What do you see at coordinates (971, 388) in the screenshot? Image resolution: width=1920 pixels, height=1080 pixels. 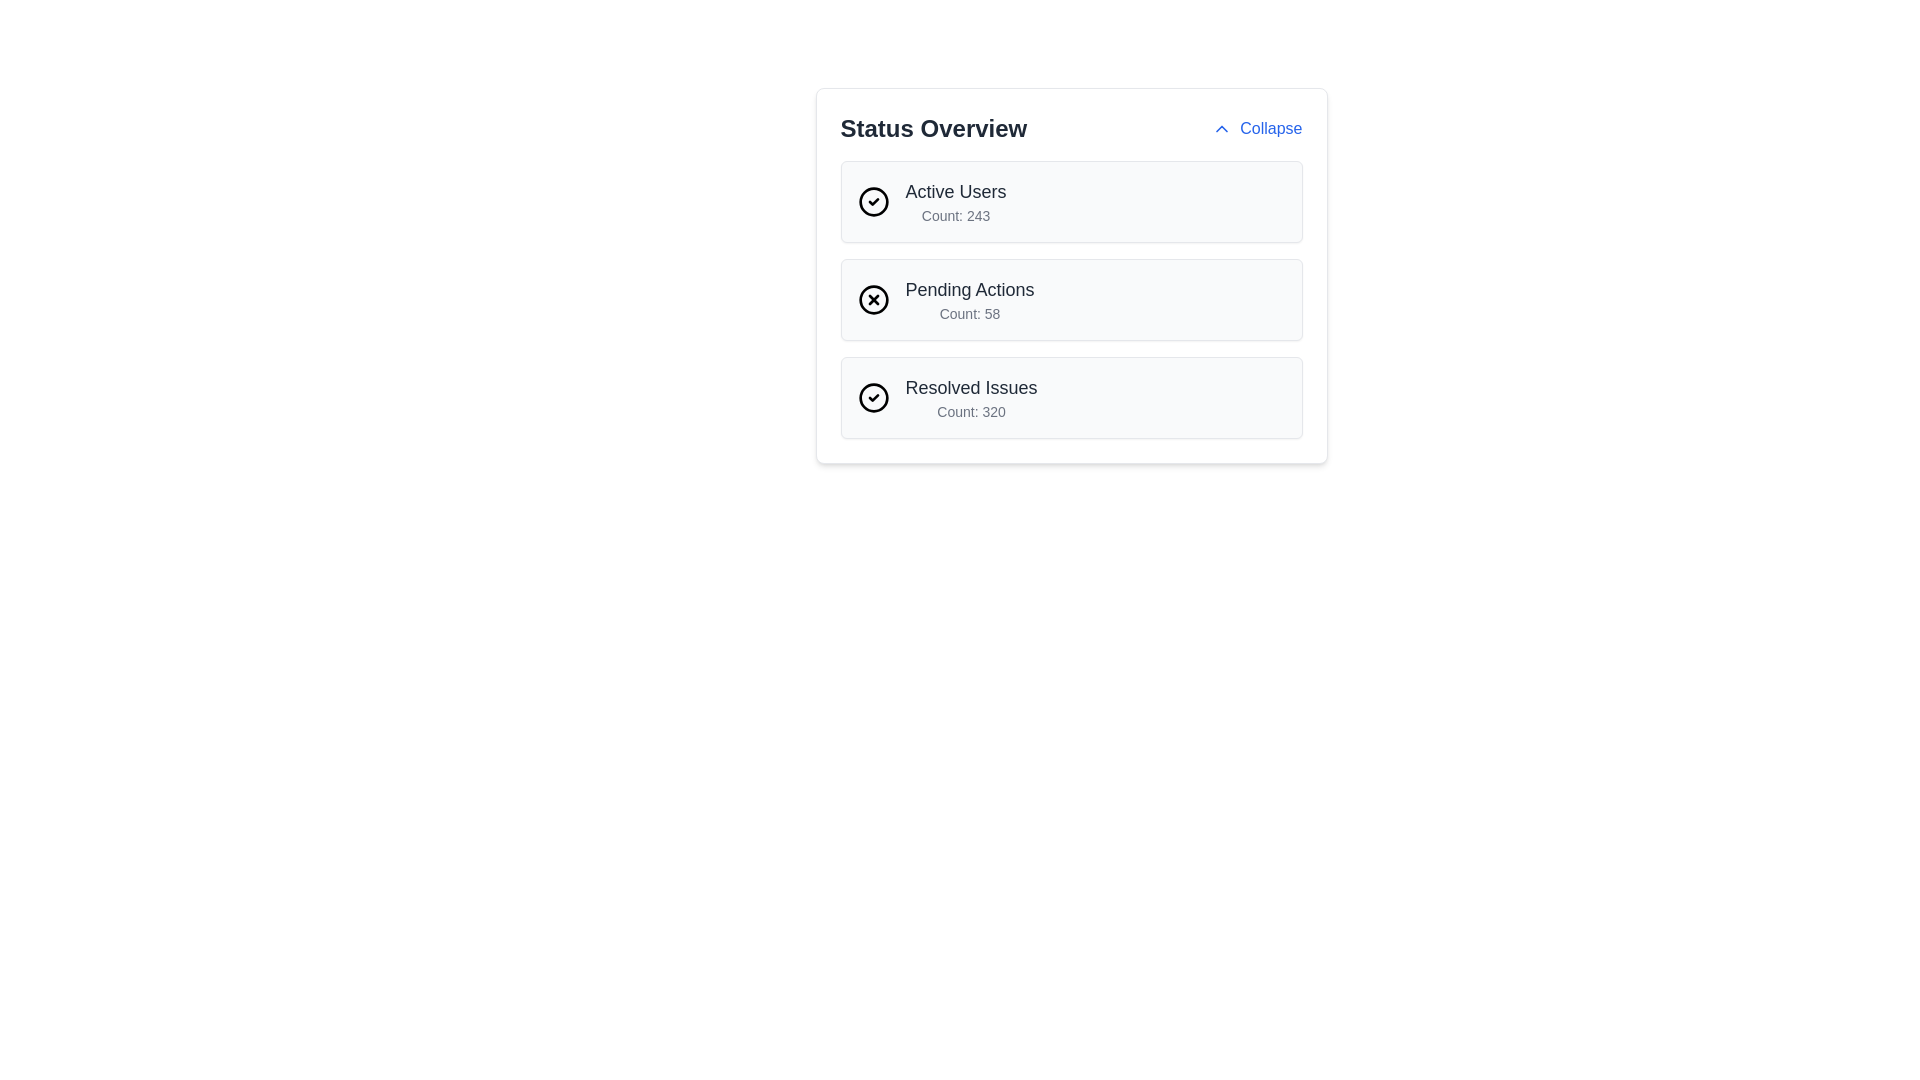 I see `the 'Resolved Issues' text label, which is prominently displayed in bold dark gray within the third card of the 'Status Overview' section on the left side of the interface` at bounding box center [971, 388].